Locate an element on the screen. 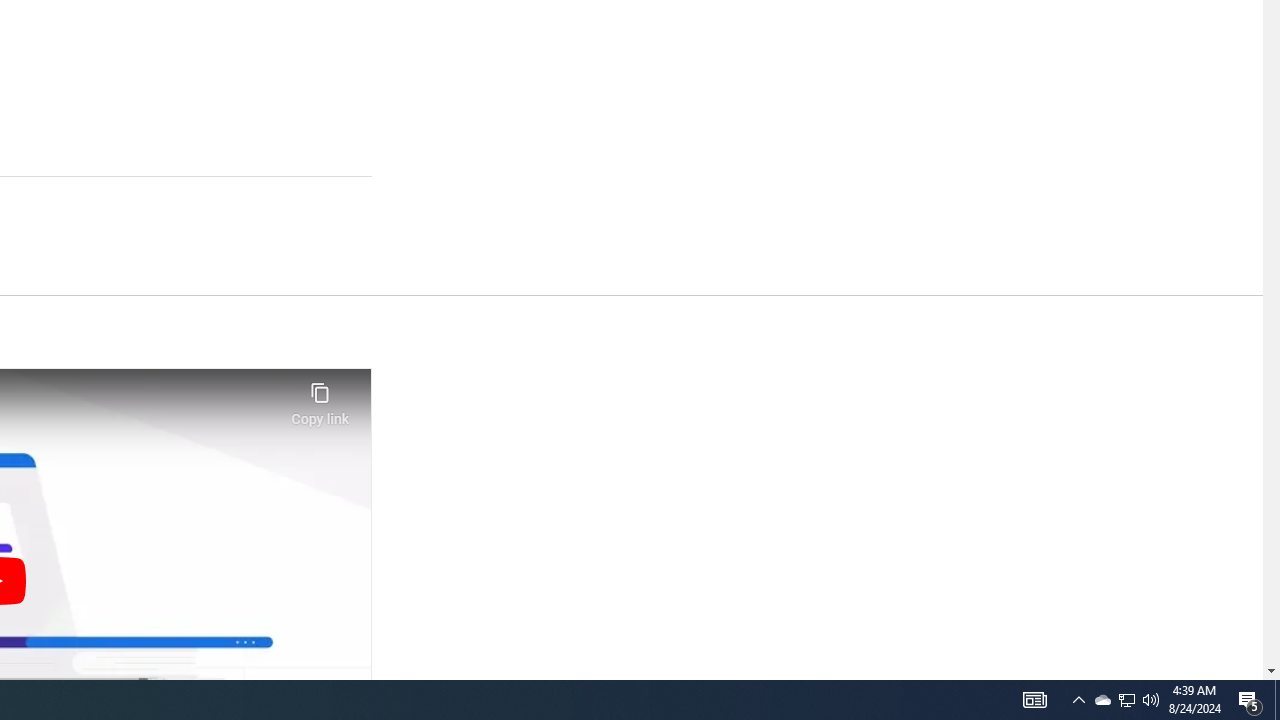 This screenshot has height=720, width=1280. 'Copy link' is located at coordinates (320, 398).